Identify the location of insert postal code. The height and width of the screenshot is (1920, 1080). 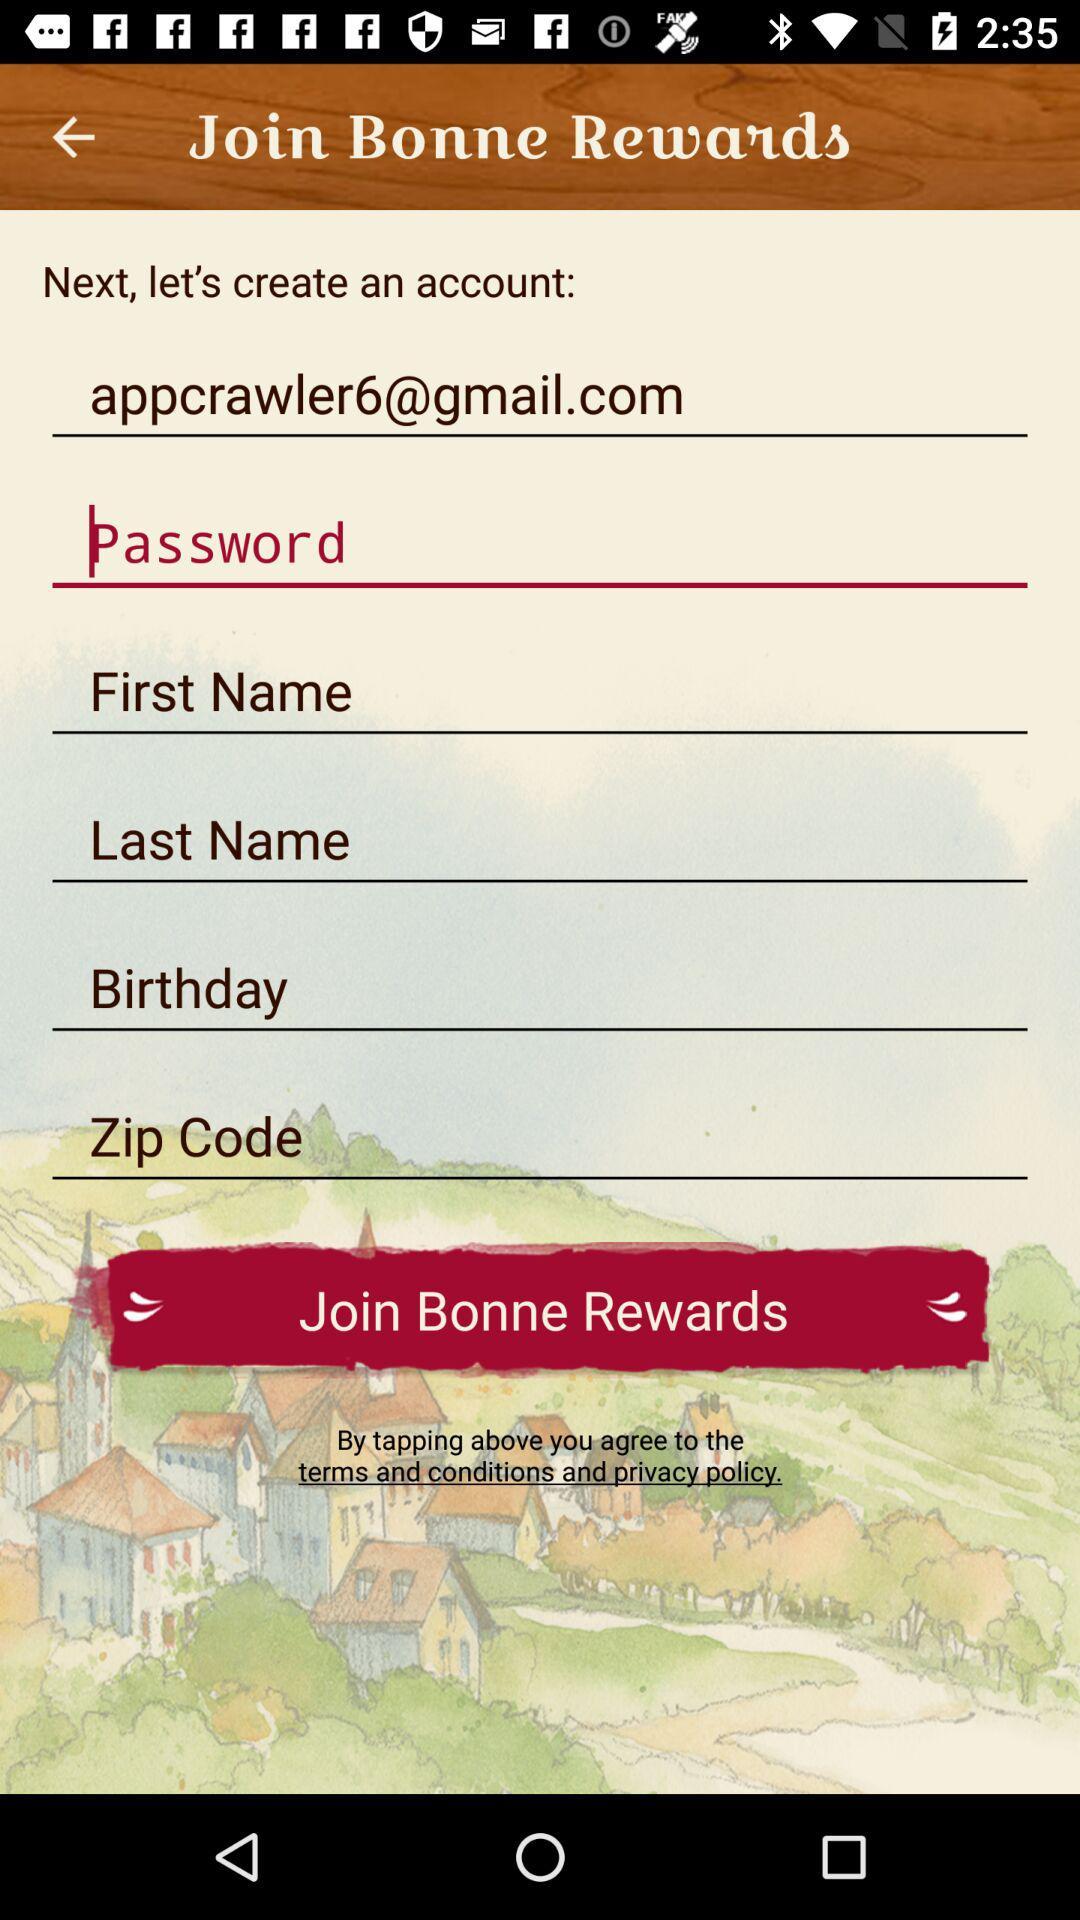
(540, 1136).